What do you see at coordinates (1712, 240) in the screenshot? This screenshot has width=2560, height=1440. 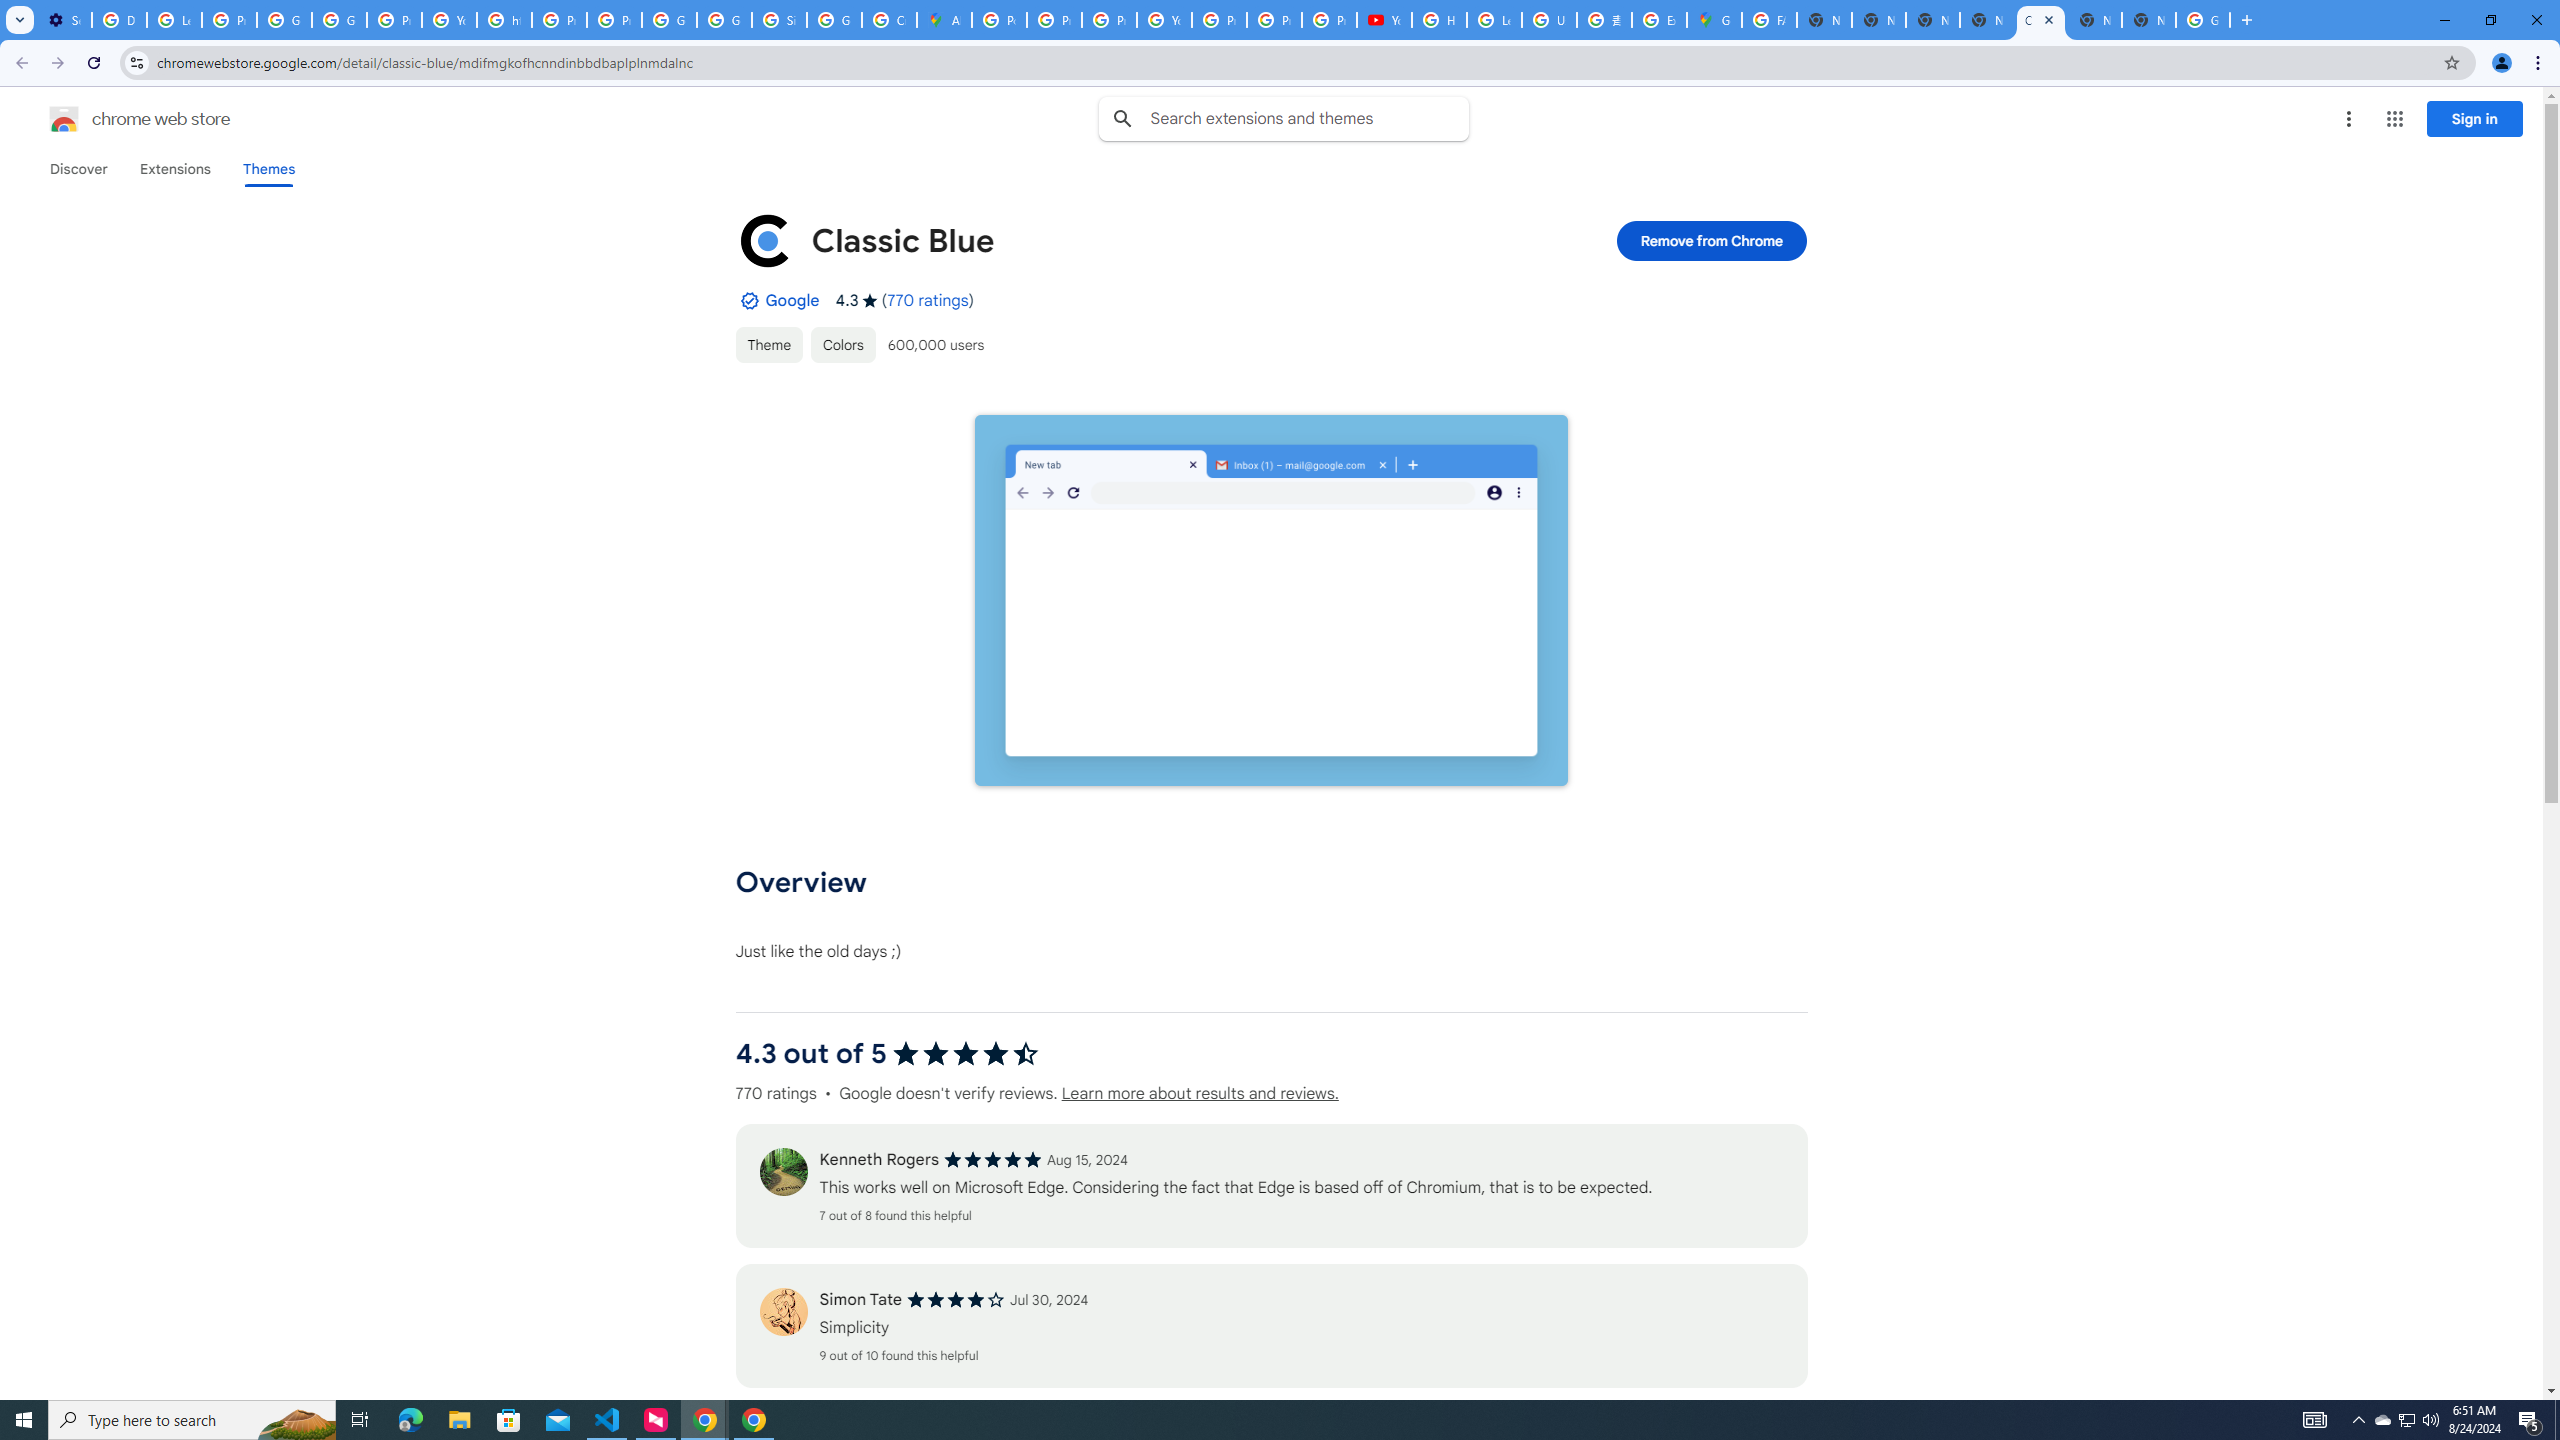 I see `'Remove from Chrome'` at bounding box center [1712, 240].